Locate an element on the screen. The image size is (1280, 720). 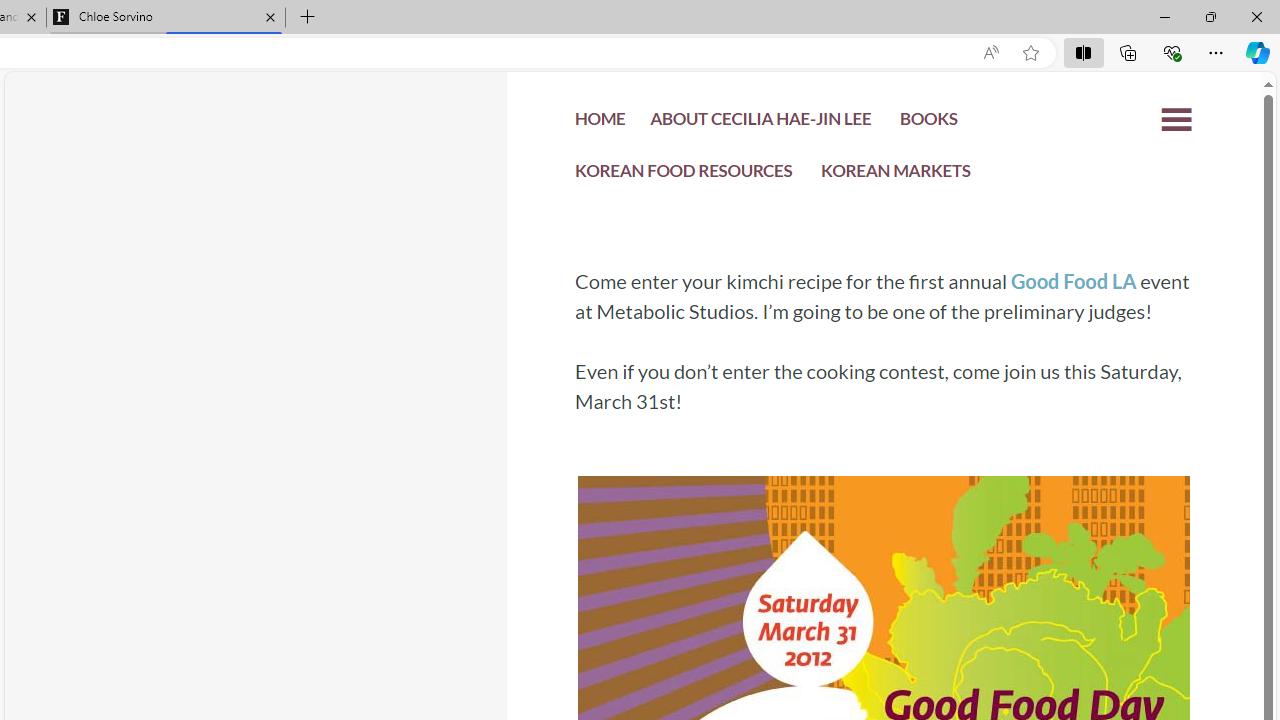
'KOREAN MARKETS' is located at coordinates (895, 172).